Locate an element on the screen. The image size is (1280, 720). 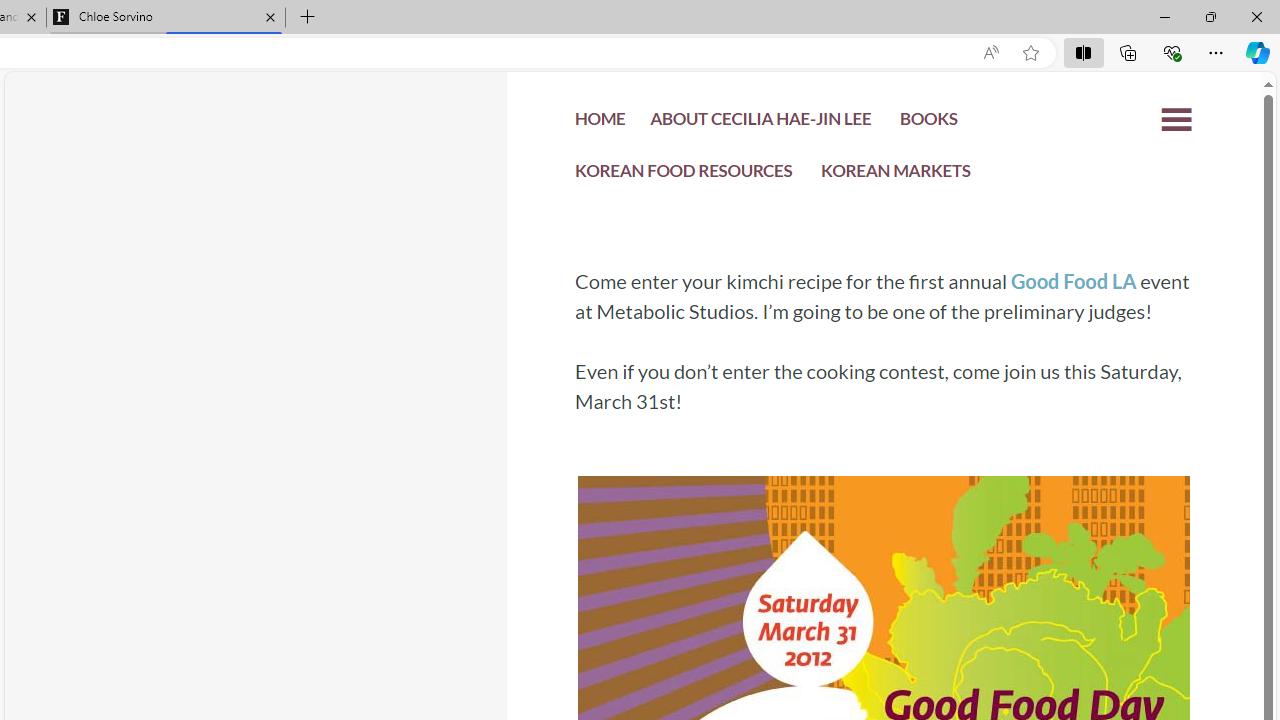
'KOREAN MARKETS' is located at coordinates (895, 172).